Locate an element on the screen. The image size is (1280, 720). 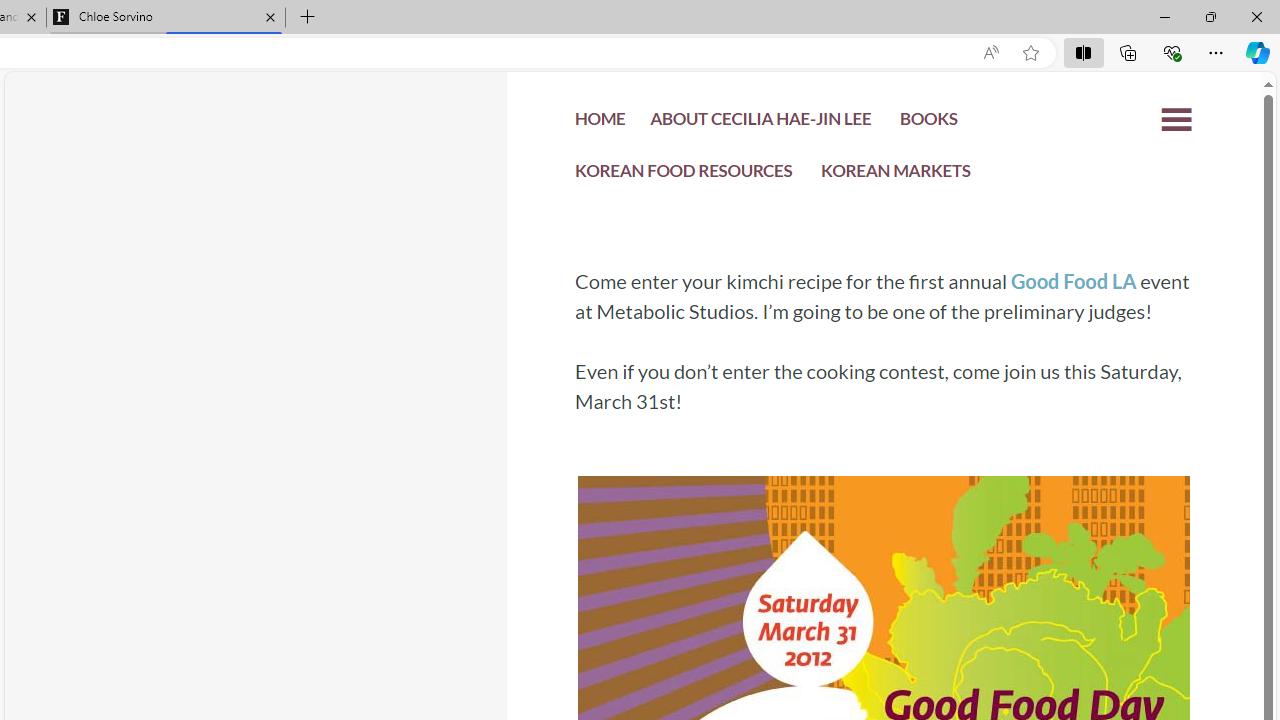
'KOREAN MARKETS' is located at coordinates (895, 172).